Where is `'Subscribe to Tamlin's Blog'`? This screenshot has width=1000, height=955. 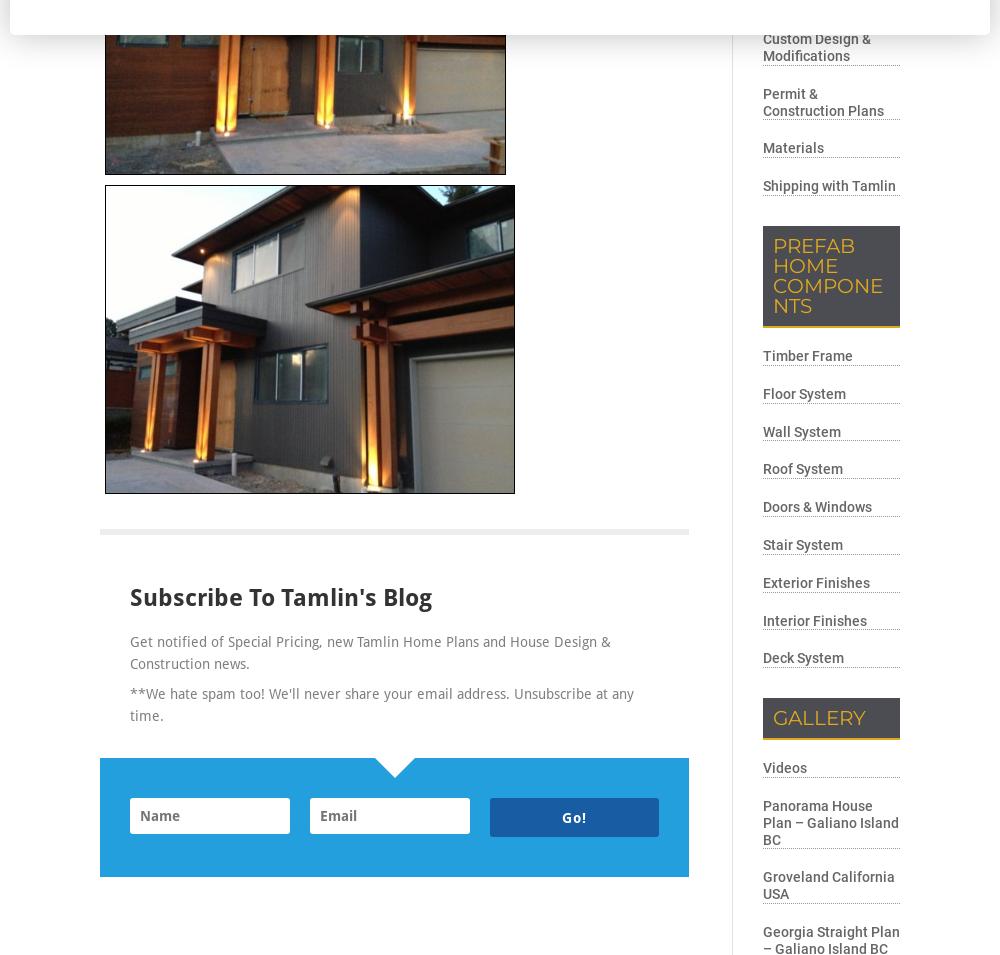
'Subscribe to Tamlin's Blog' is located at coordinates (281, 596).